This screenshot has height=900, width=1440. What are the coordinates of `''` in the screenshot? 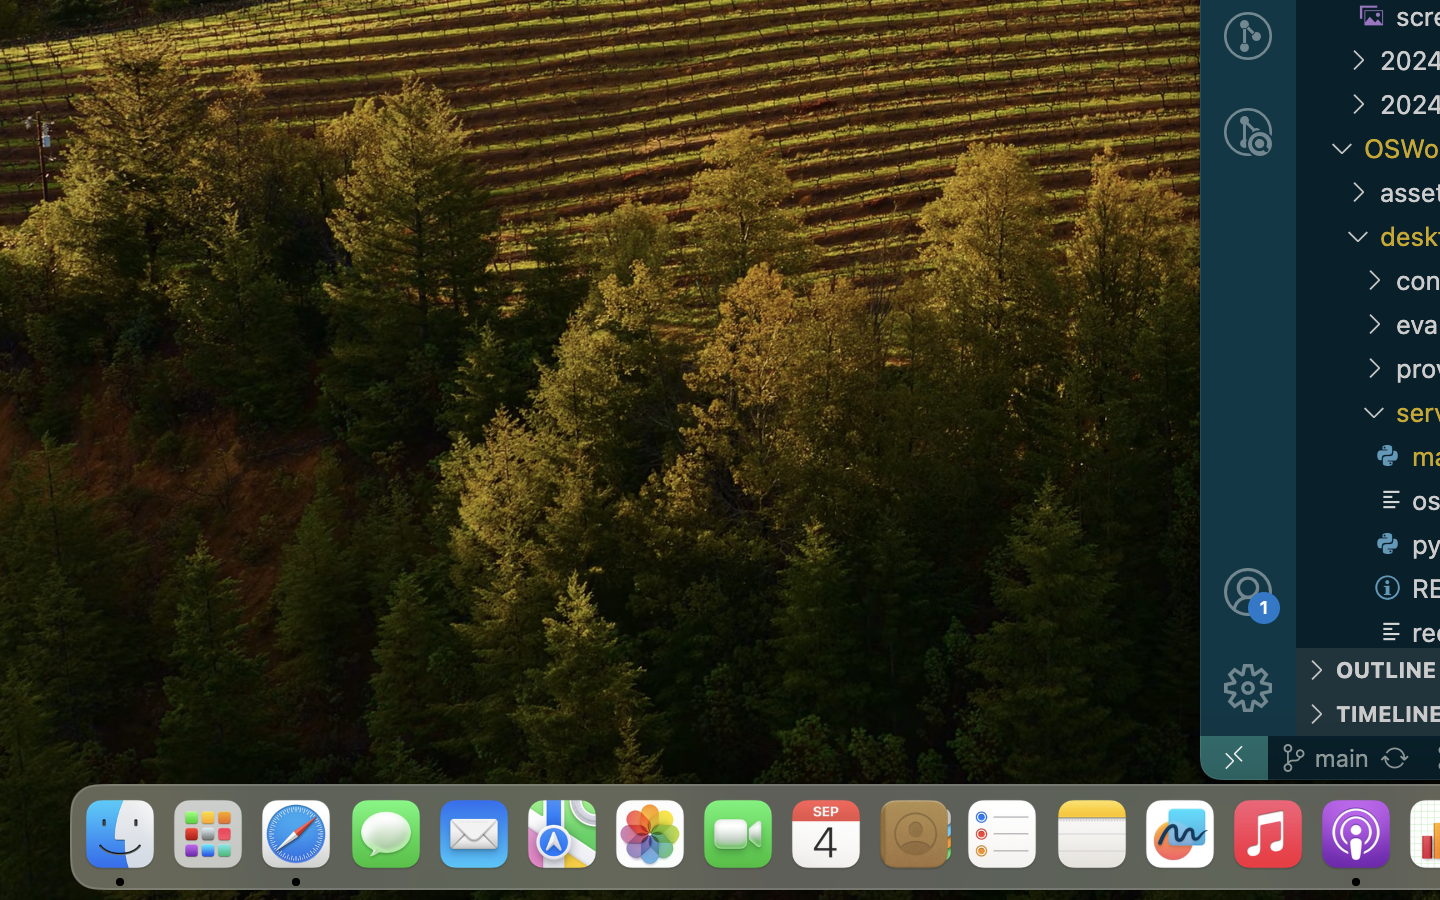 It's located at (1247, 592).